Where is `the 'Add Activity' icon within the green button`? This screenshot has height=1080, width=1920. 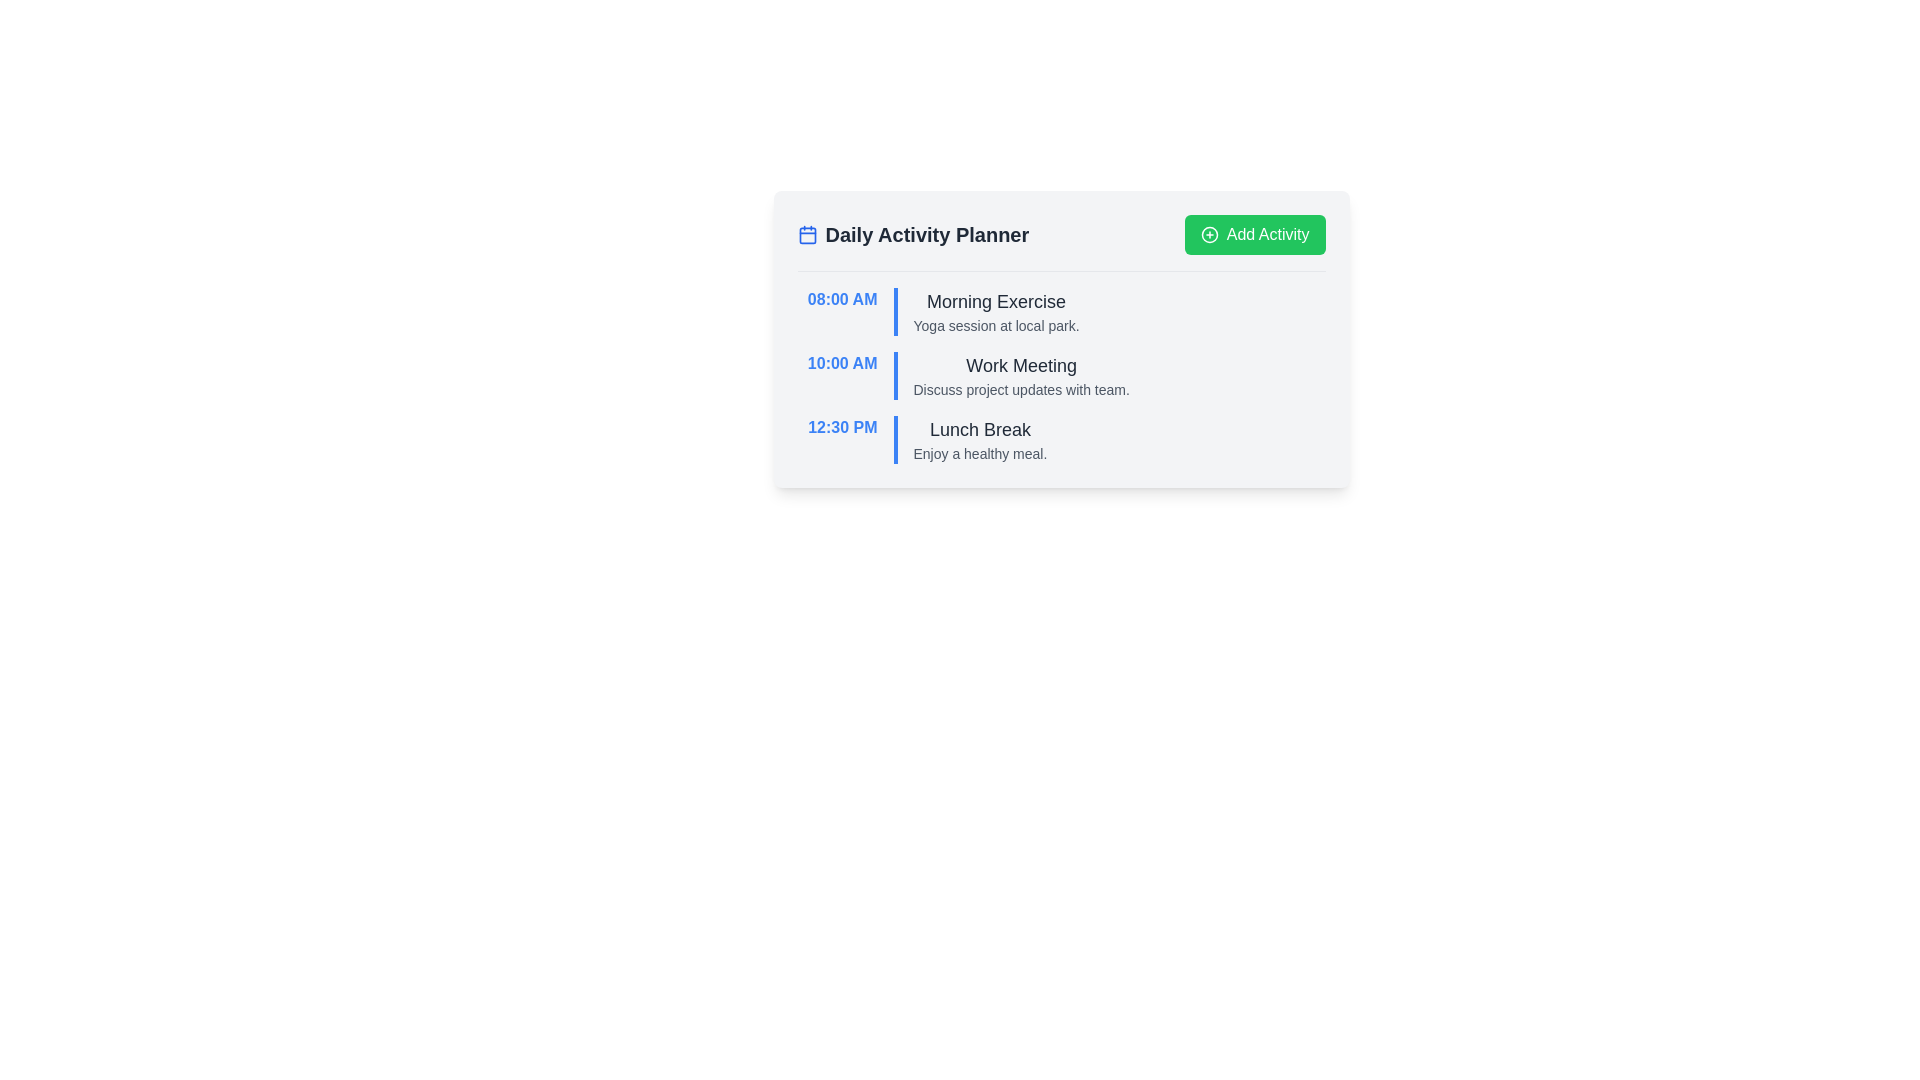 the 'Add Activity' icon within the green button is located at coordinates (1208, 234).